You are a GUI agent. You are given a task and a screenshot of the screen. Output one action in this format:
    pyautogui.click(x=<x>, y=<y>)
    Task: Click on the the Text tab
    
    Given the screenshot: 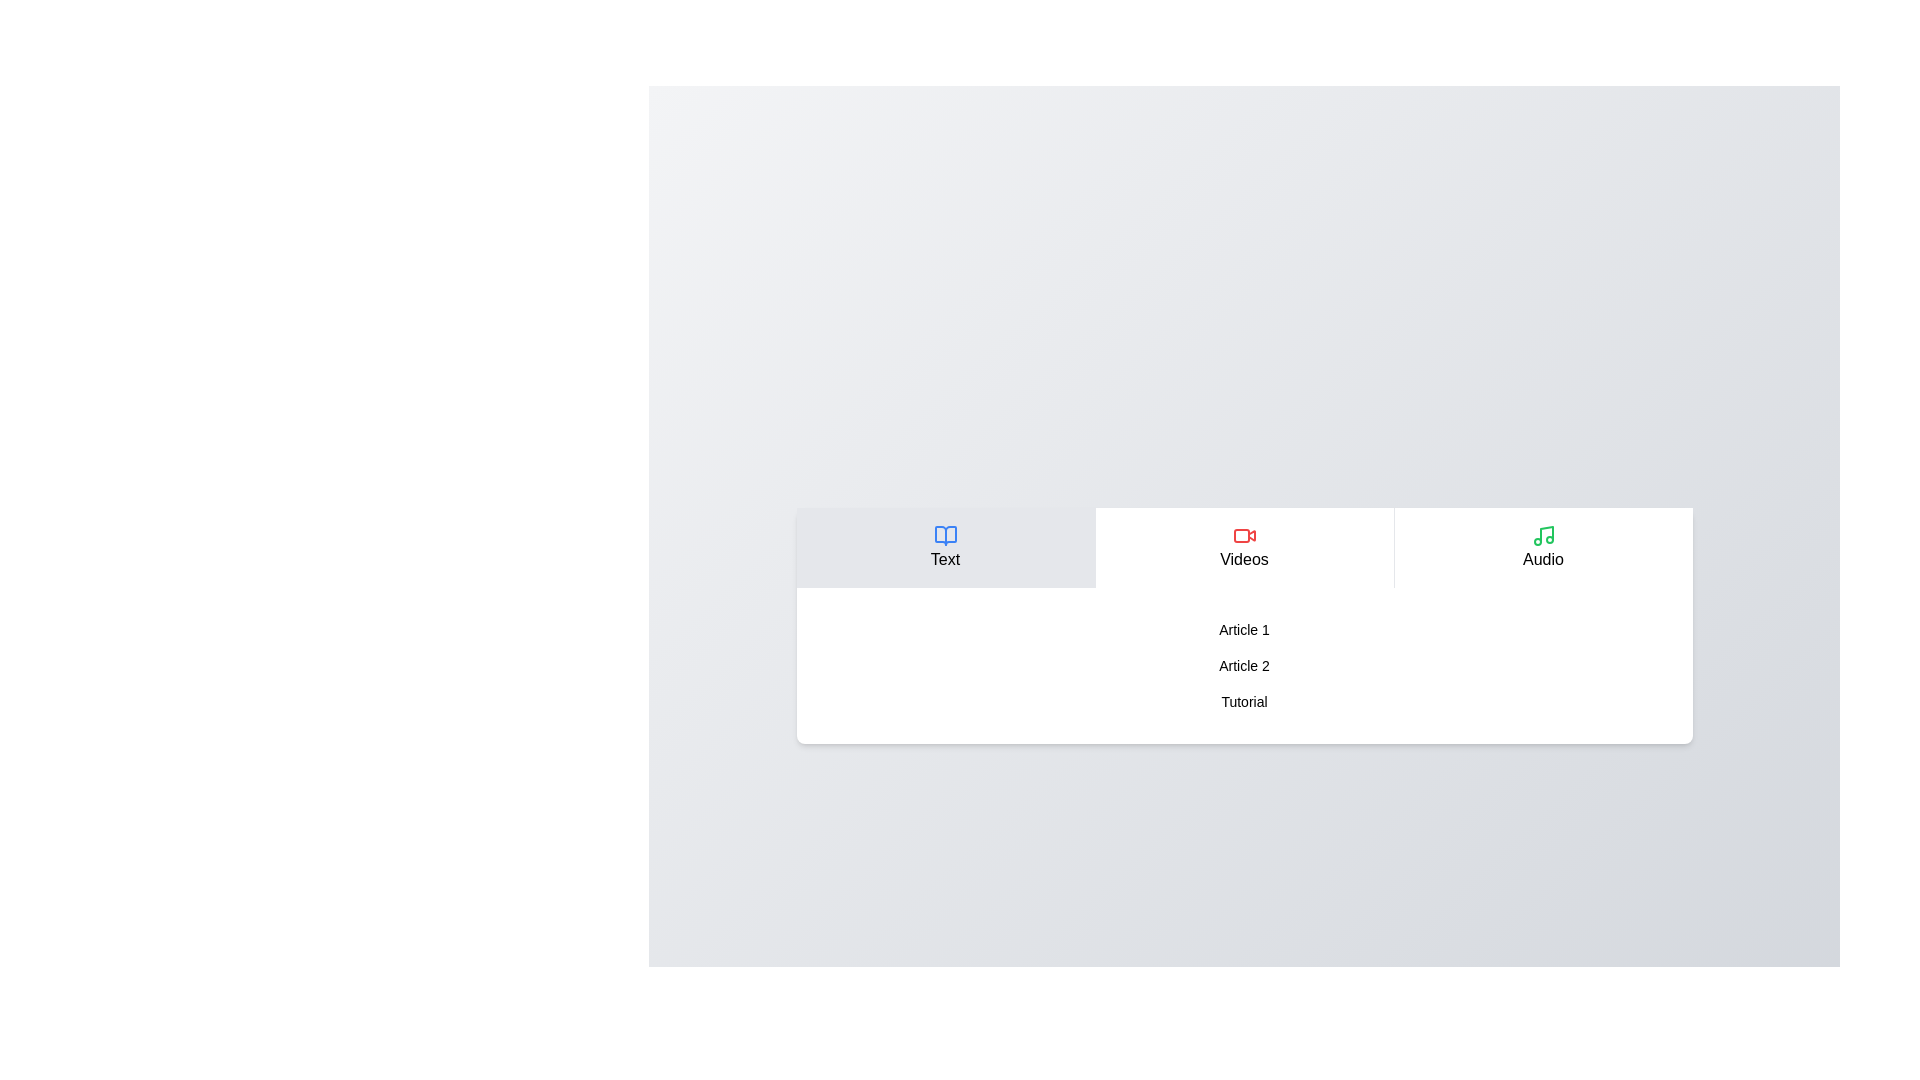 What is the action you would take?
    pyautogui.click(x=944, y=547)
    